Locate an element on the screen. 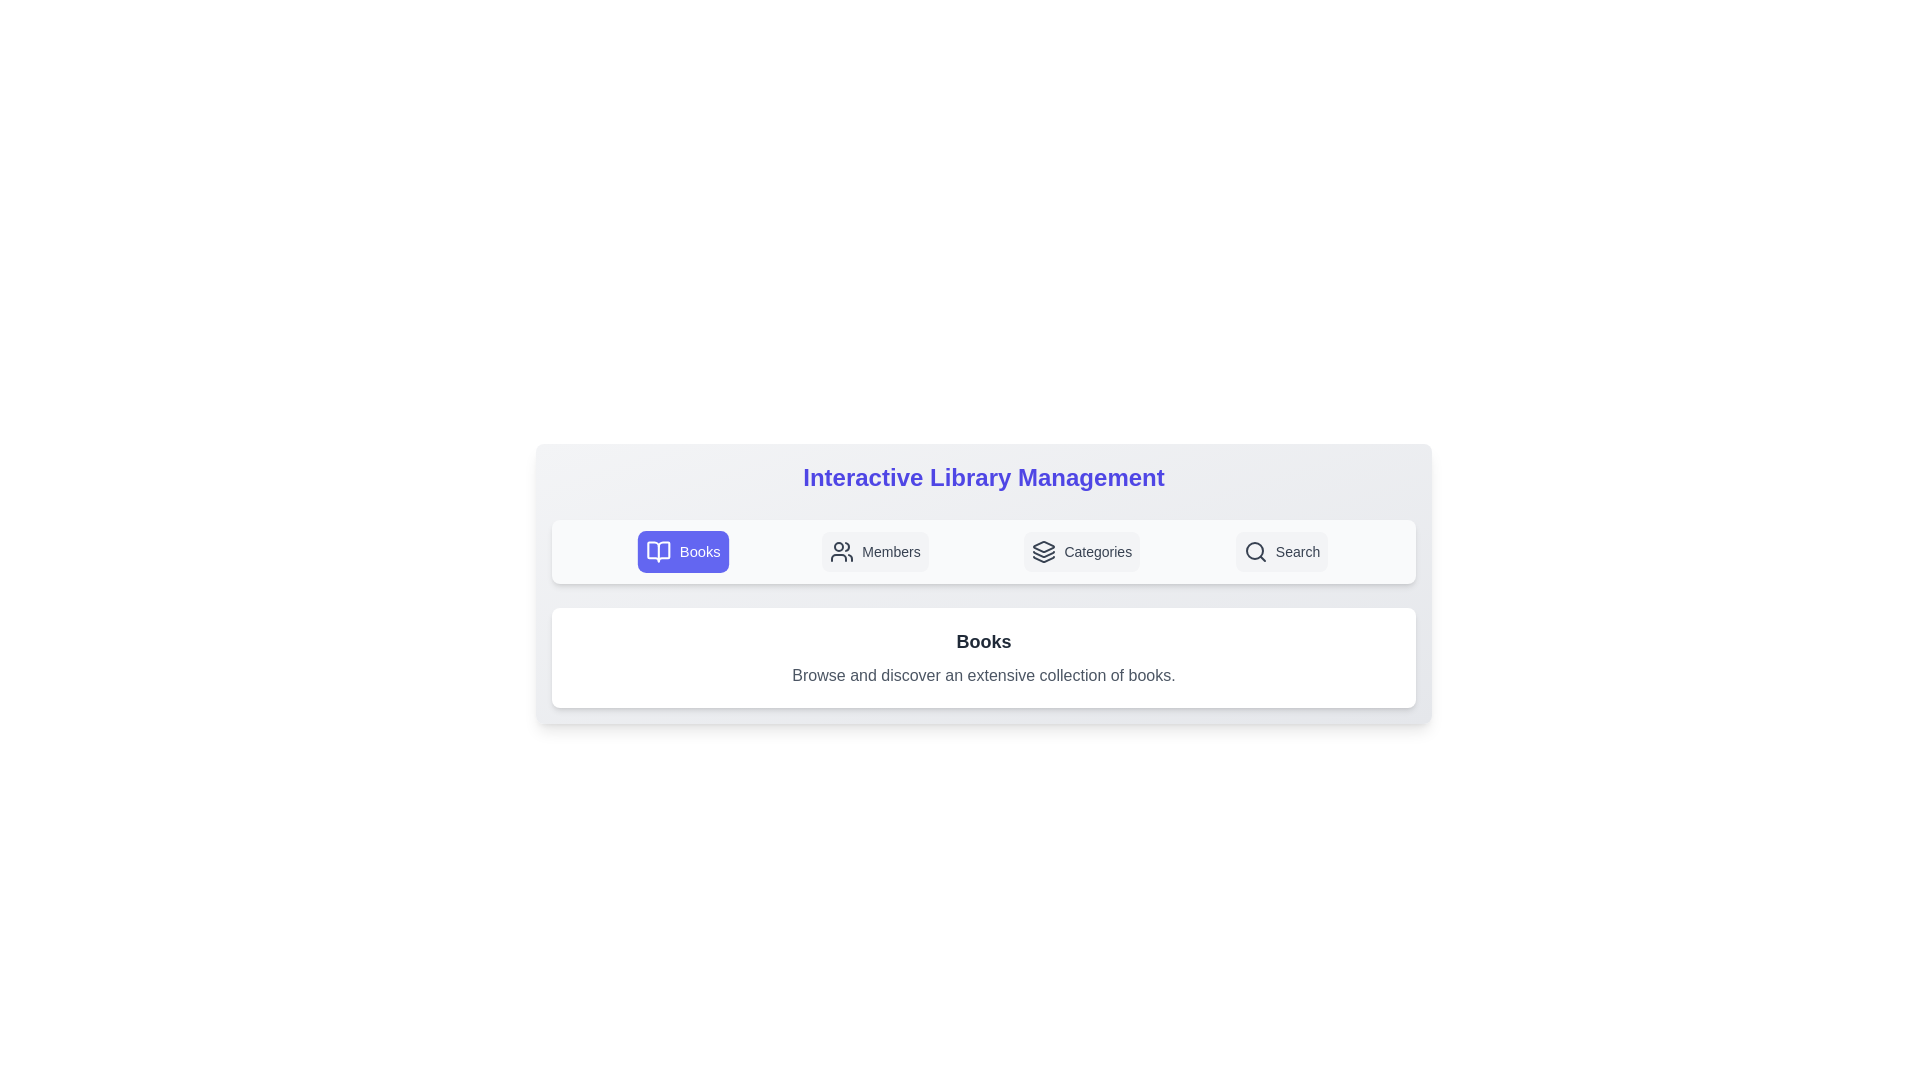  the search button located in the top right of the navigation bar is located at coordinates (1281, 551).